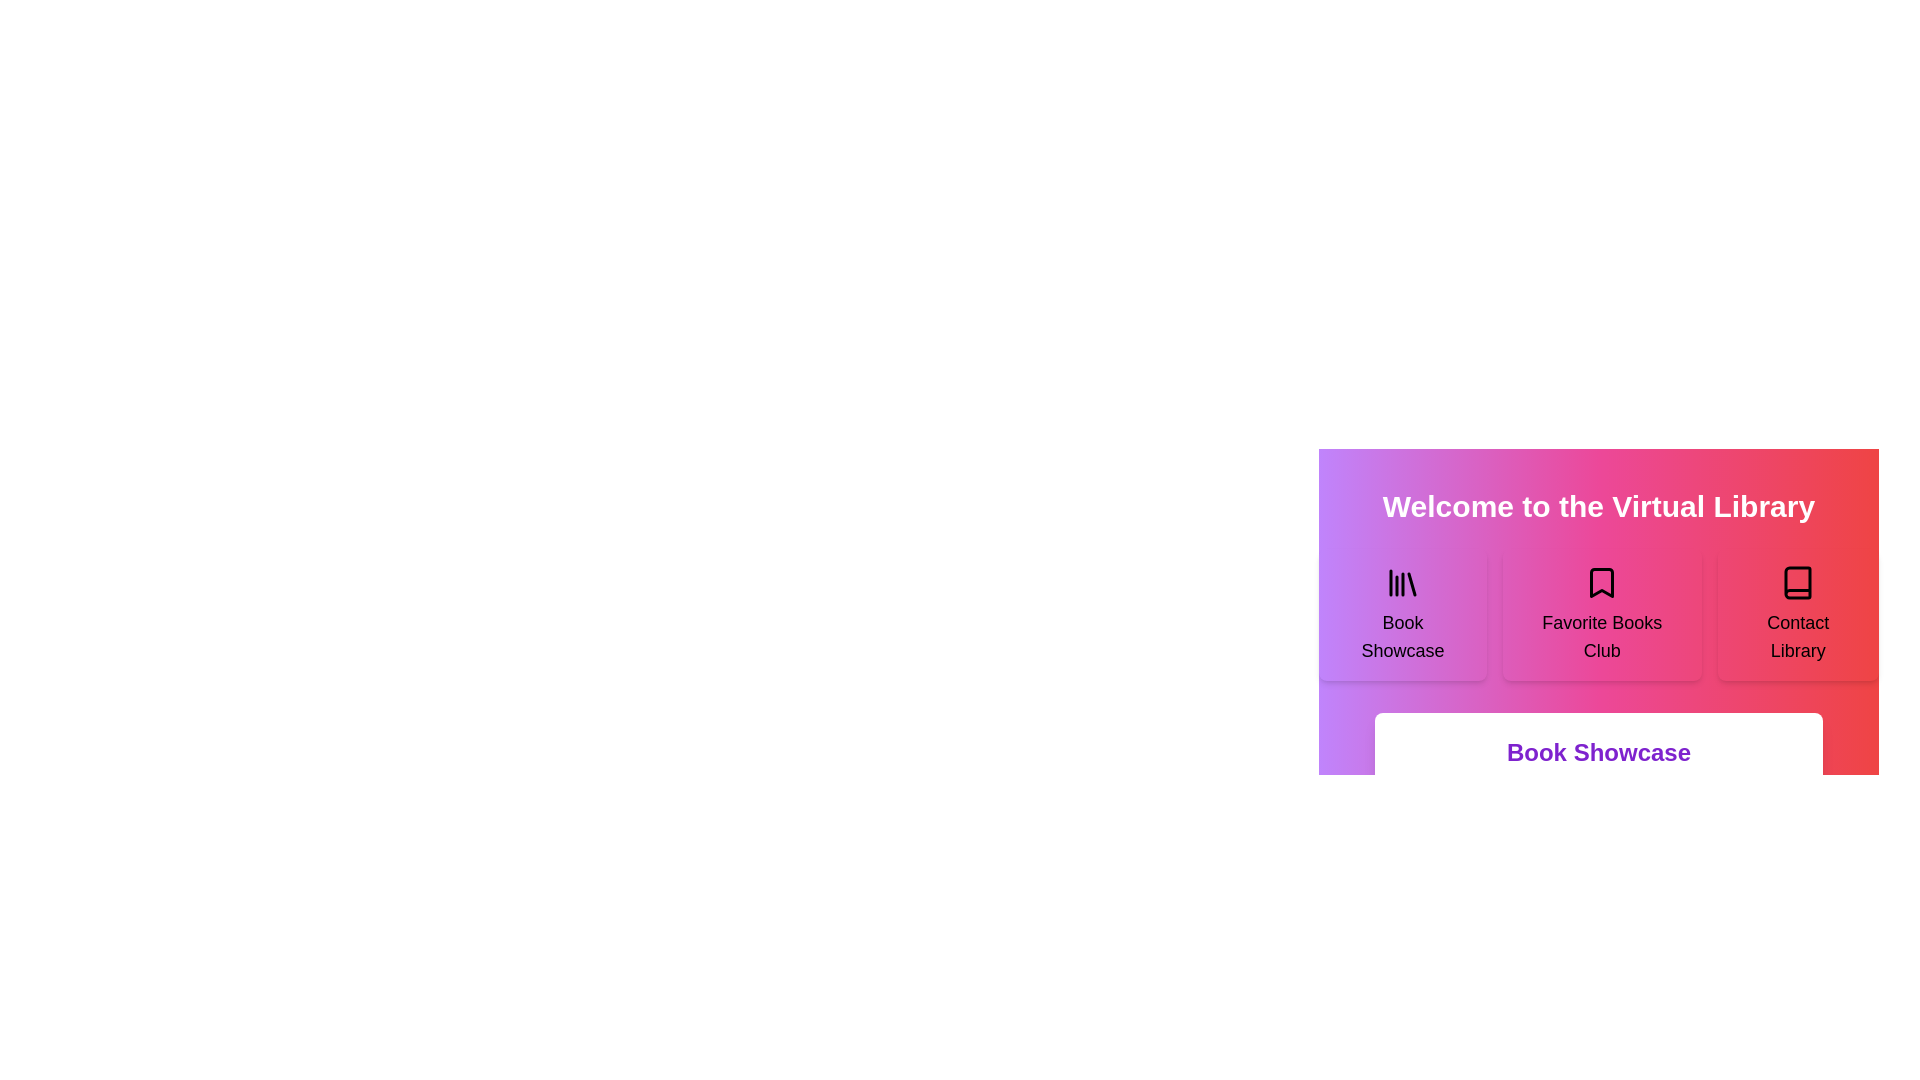 The width and height of the screenshot is (1920, 1080). I want to click on the section Favorite Books Club to read its description, so click(1602, 613).